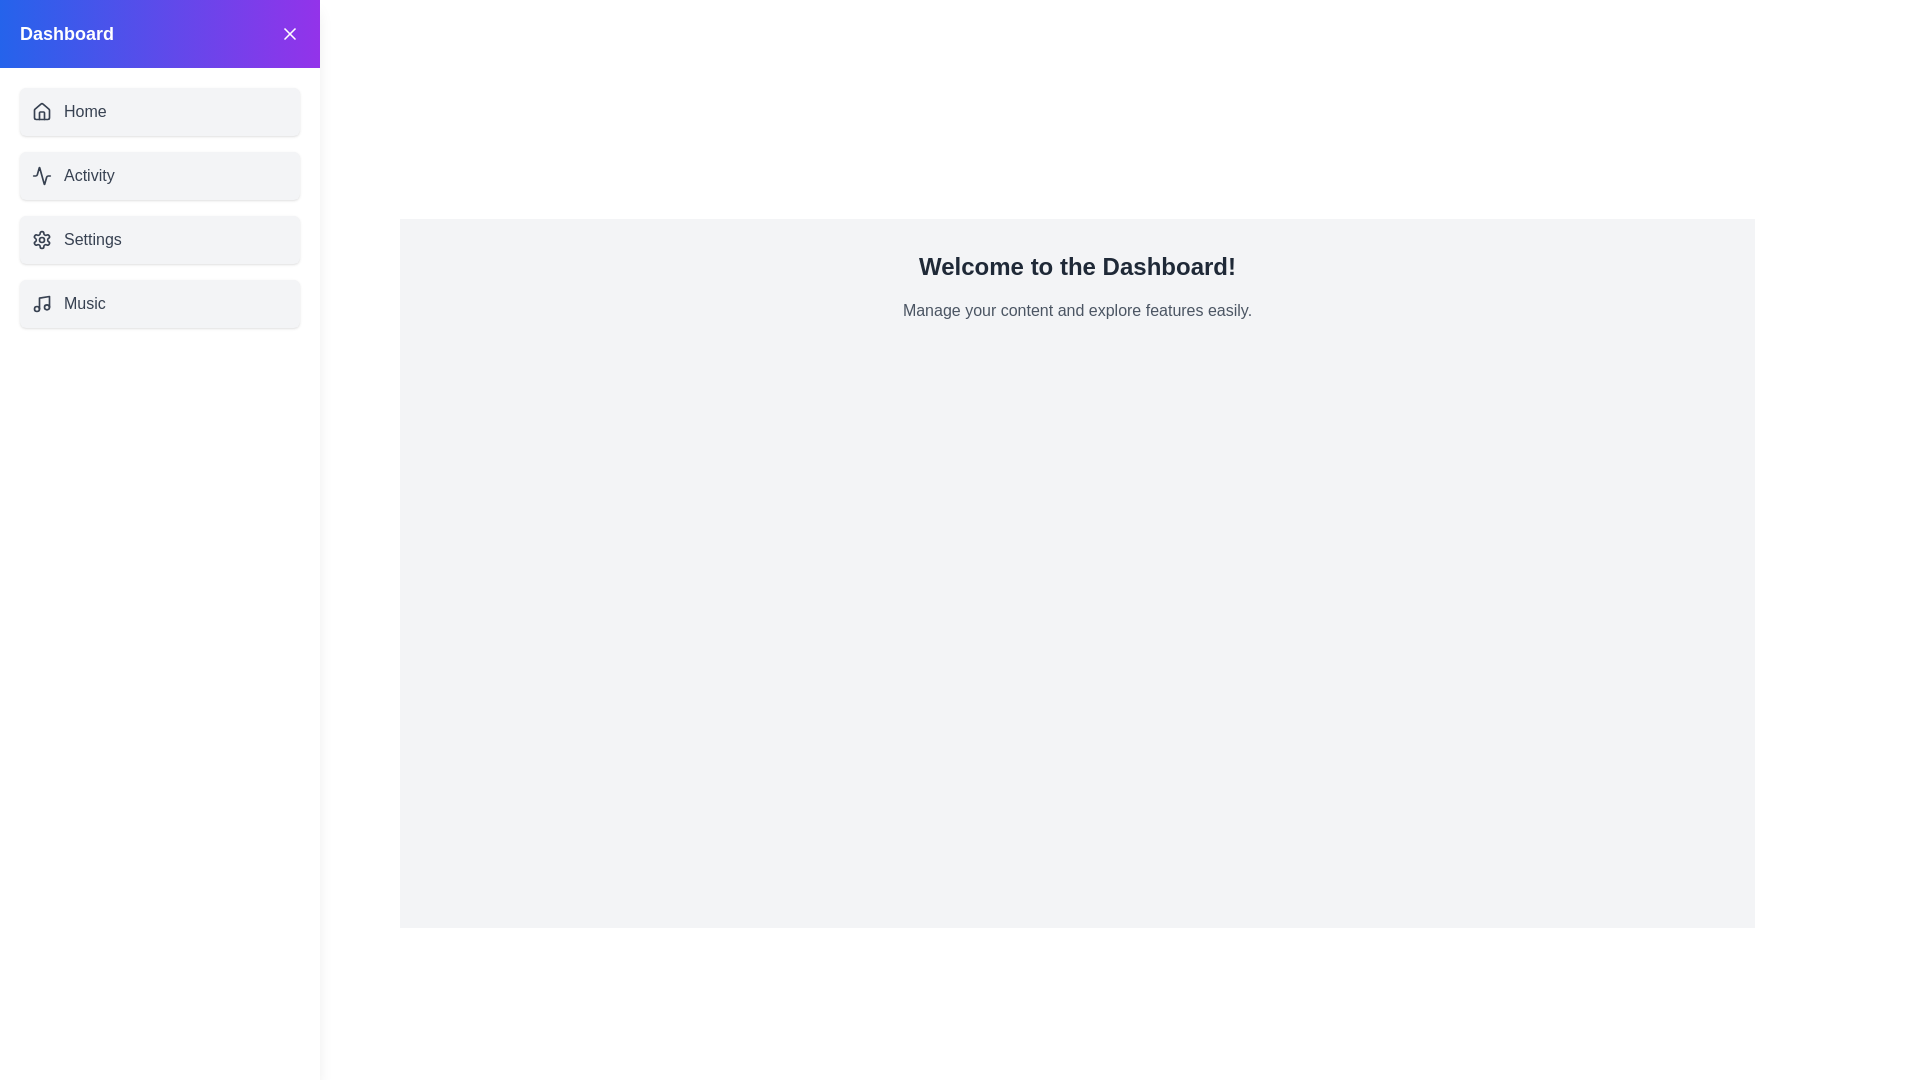  What do you see at coordinates (158, 238) in the screenshot?
I see `the menu item labeled Settings to navigate to the corresponding section` at bounding box center [158, 238].